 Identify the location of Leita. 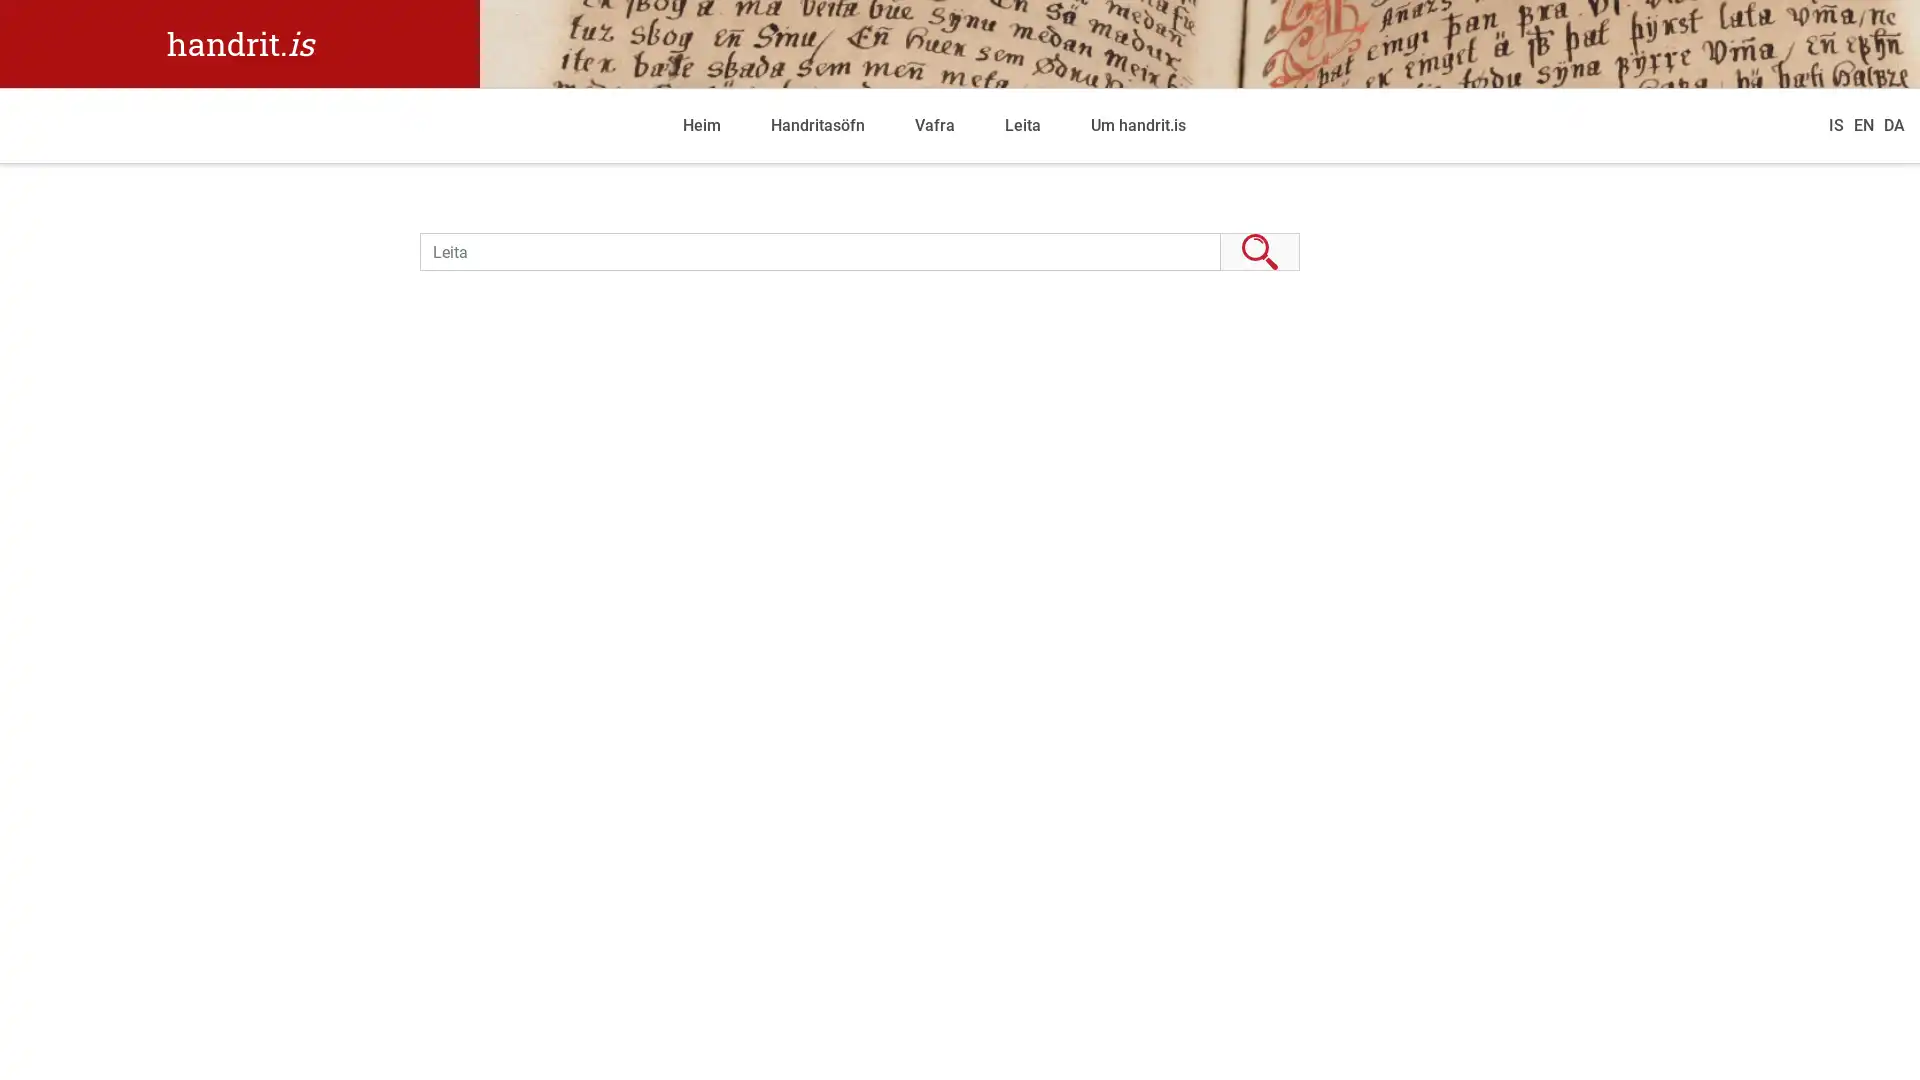
(1258, 250).